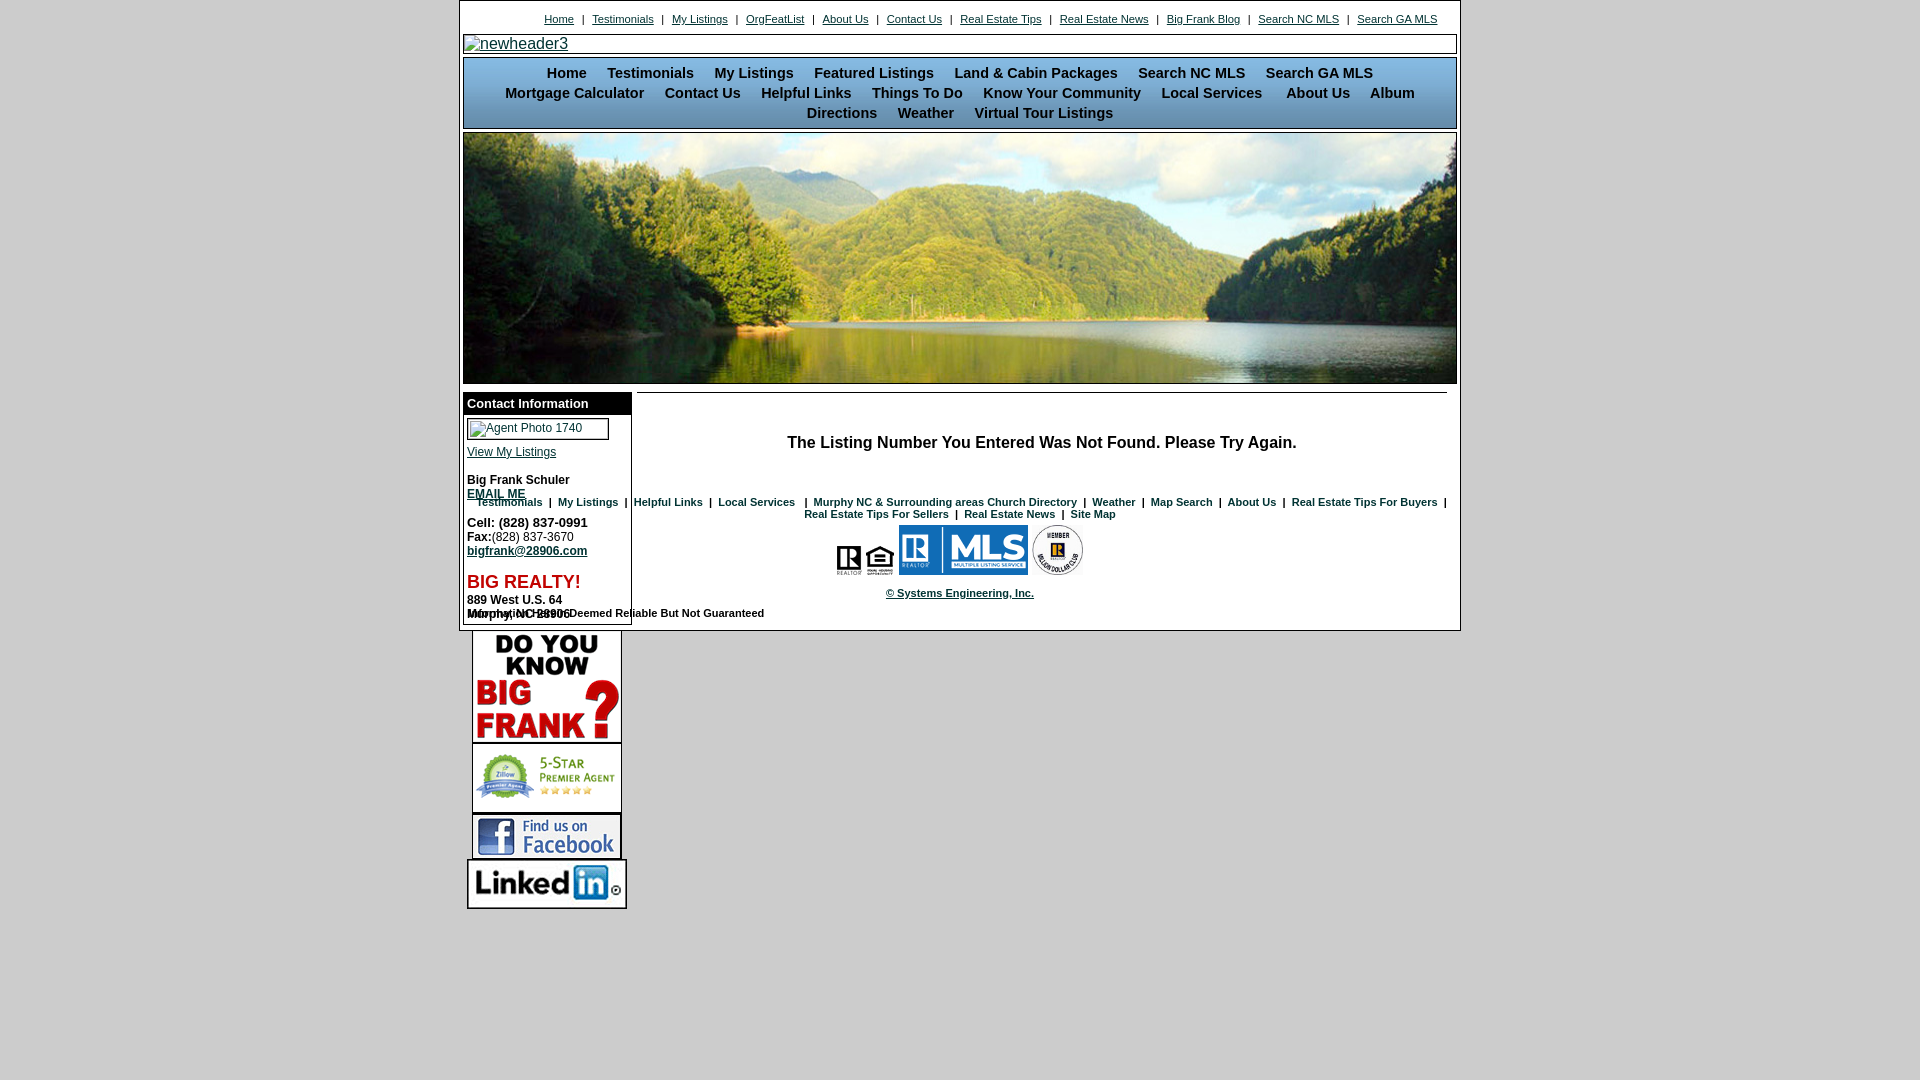 This screenshot has height=1080, width=1920. What do you see at coordinates (1103, 19) in the screenshot?
I see `'Real Estate News'` at bounding box center [1103, 19].